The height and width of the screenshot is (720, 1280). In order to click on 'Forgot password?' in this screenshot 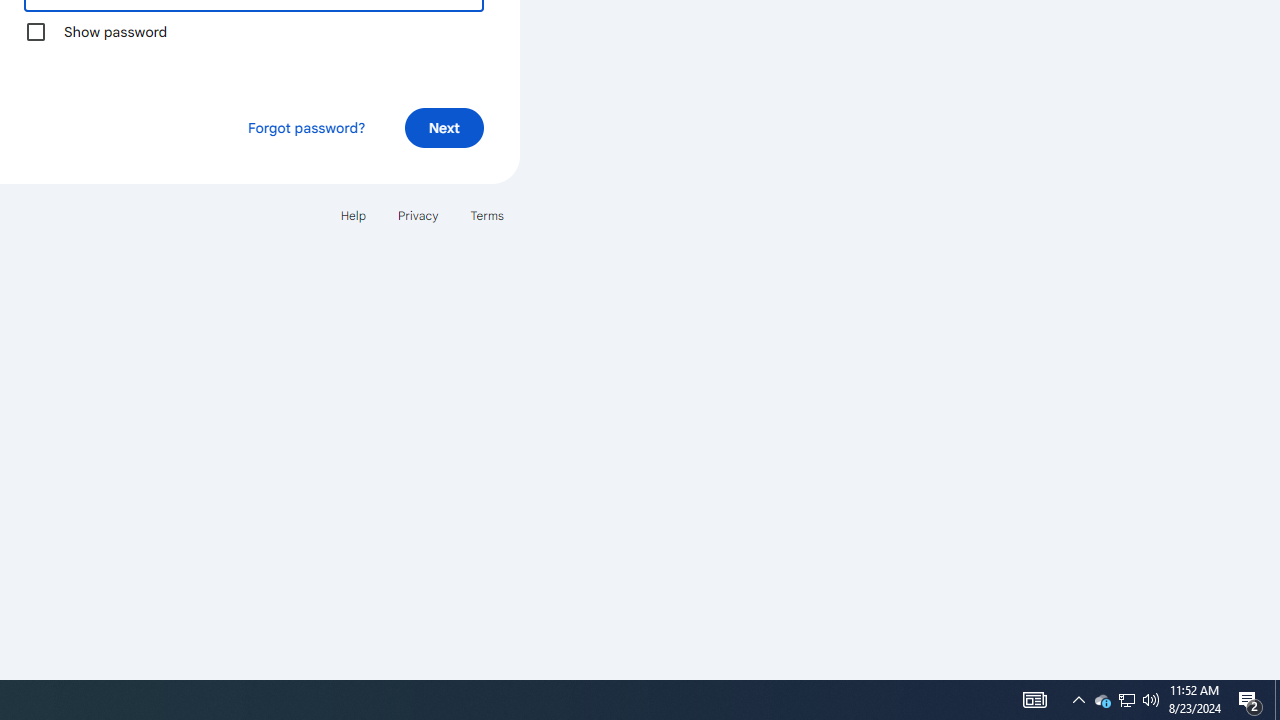, I will do `click(304, 127)`.